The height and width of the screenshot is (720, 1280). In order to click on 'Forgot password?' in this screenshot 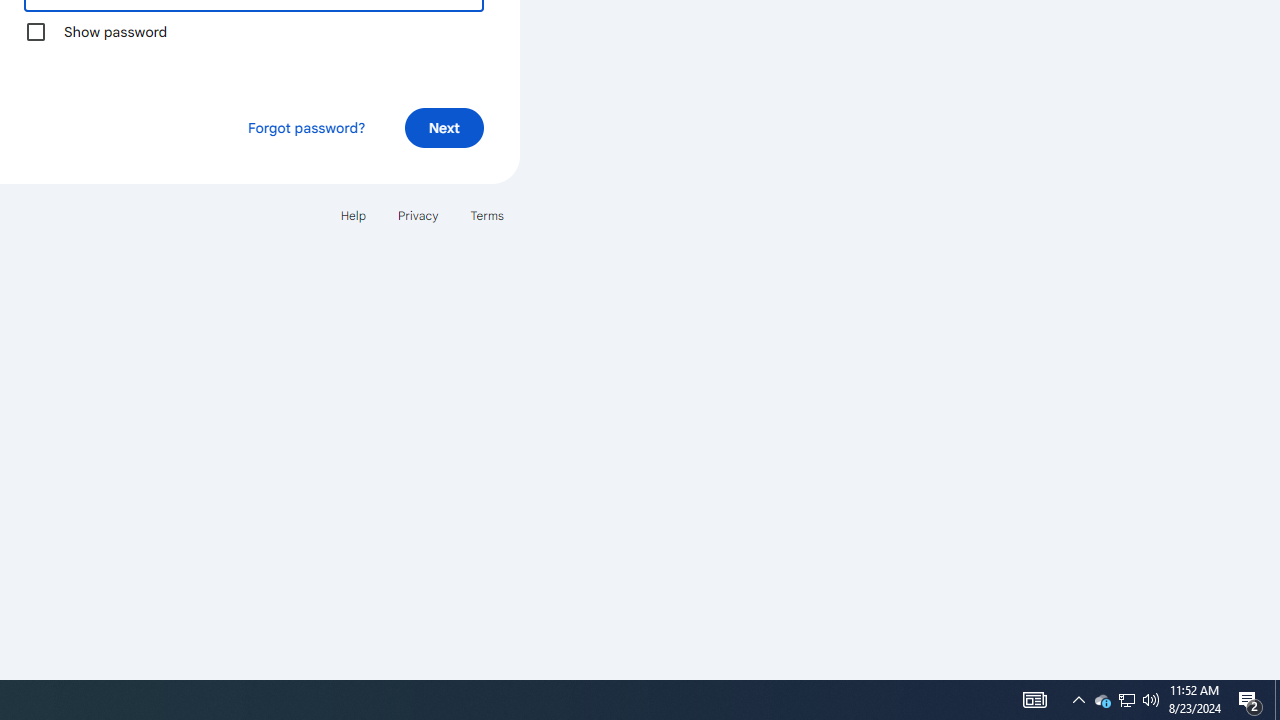, I will do `click(304, 127)`.